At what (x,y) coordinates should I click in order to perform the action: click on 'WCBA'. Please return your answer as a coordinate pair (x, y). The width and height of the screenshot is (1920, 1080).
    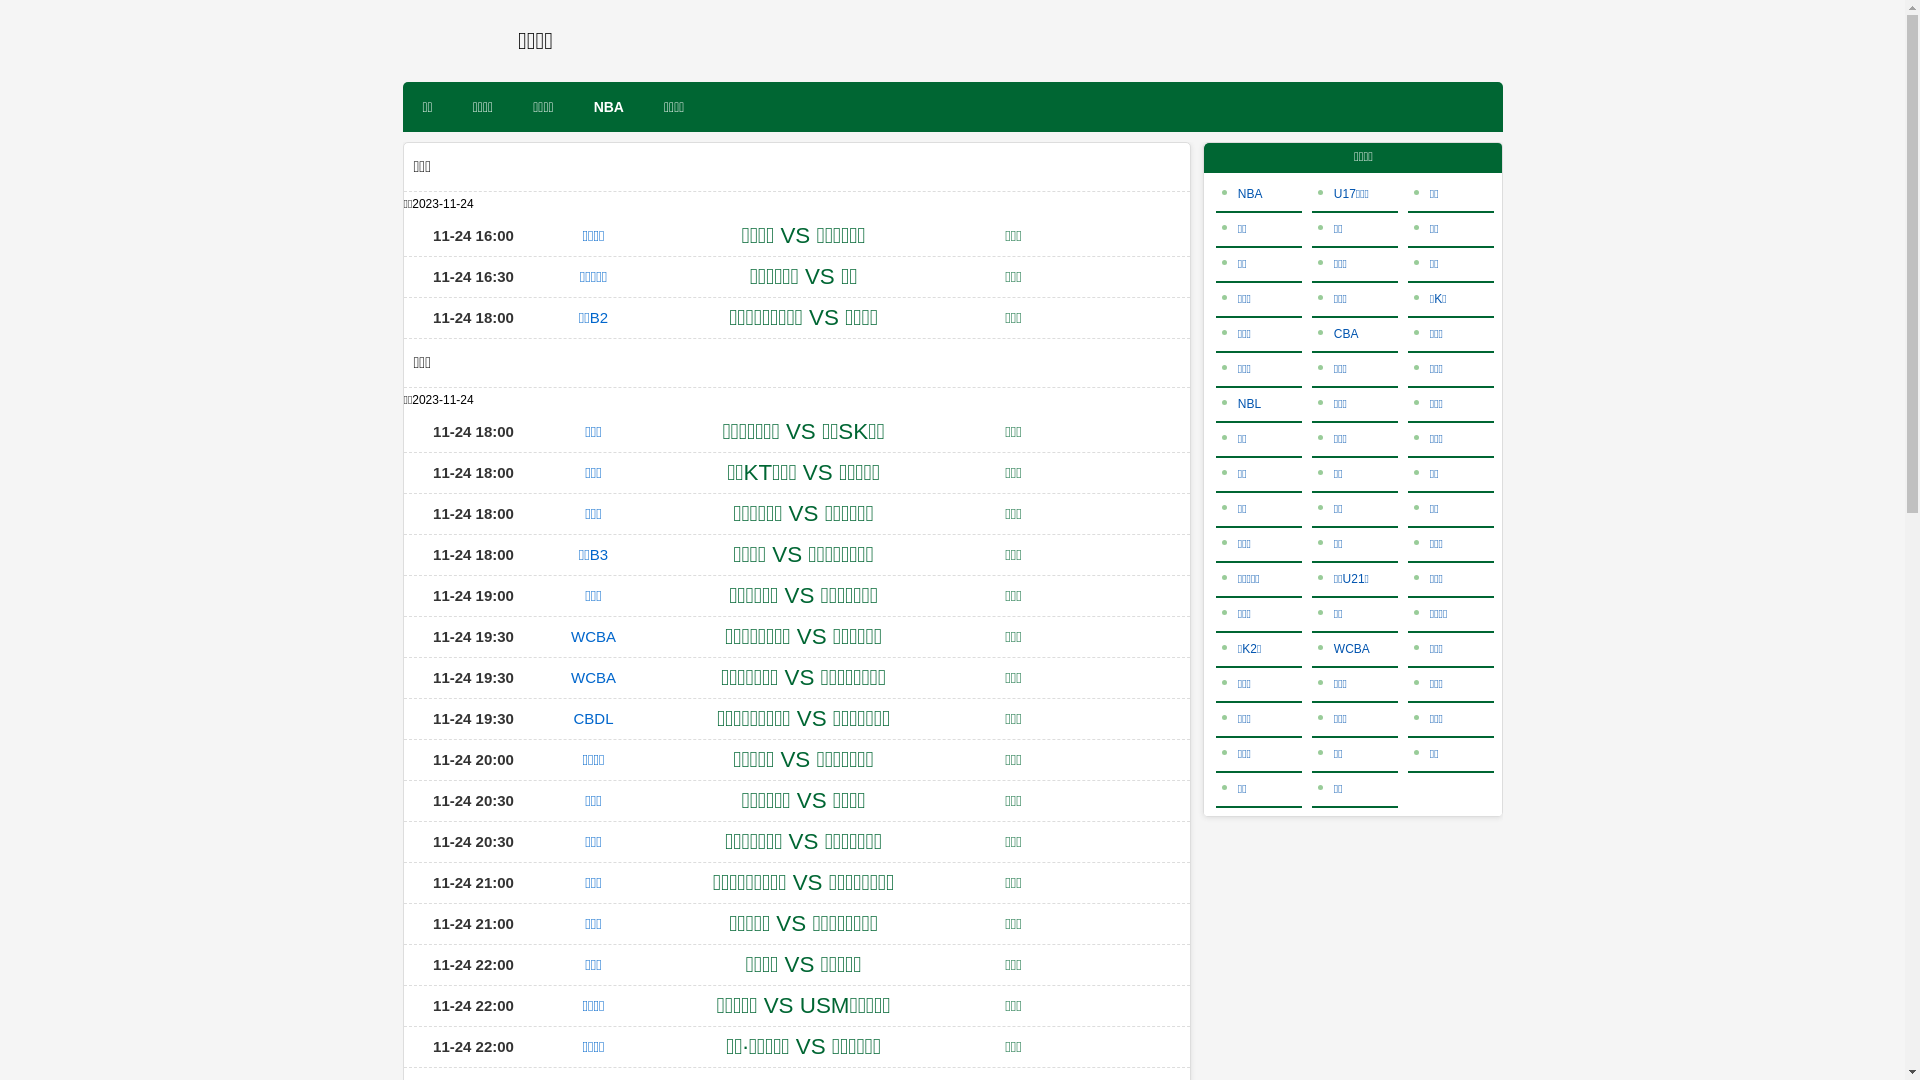
    Looking at the image, I should click on (1344, 648).